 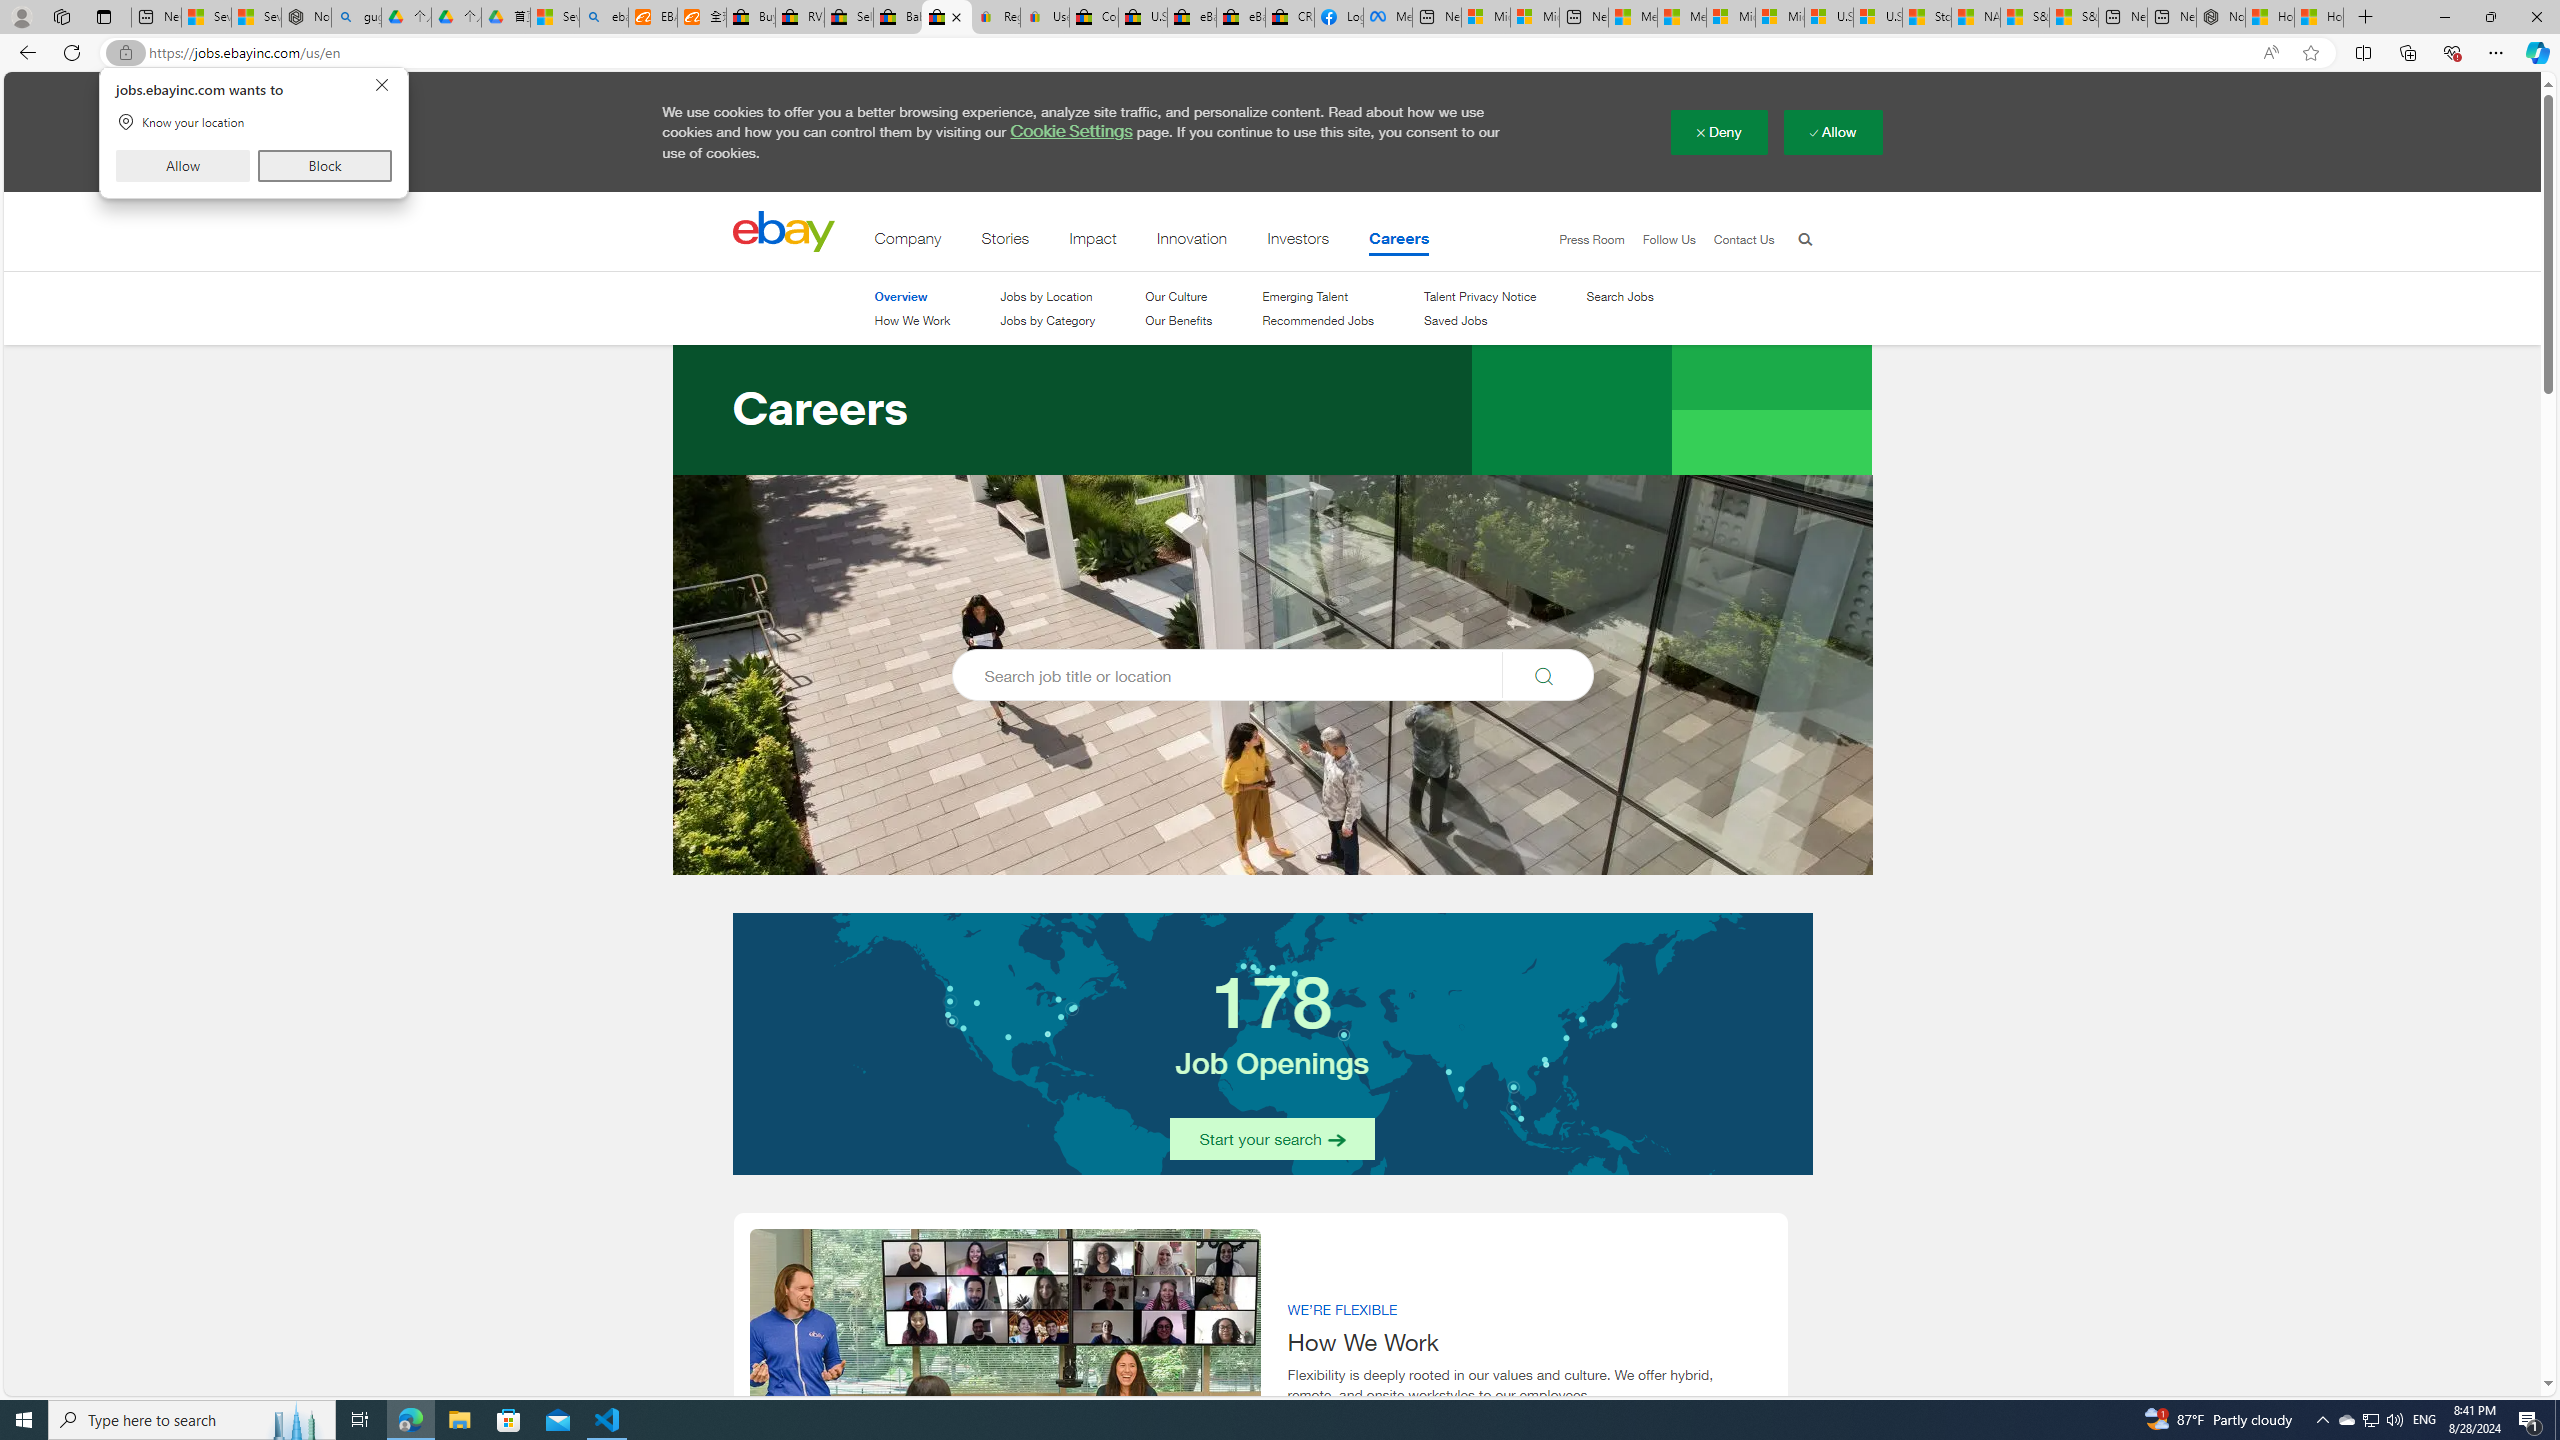 What do you see at coordinates (1299, 242) in the screenshot?
I see `'Investors'` at bounding box center [1299, 242].